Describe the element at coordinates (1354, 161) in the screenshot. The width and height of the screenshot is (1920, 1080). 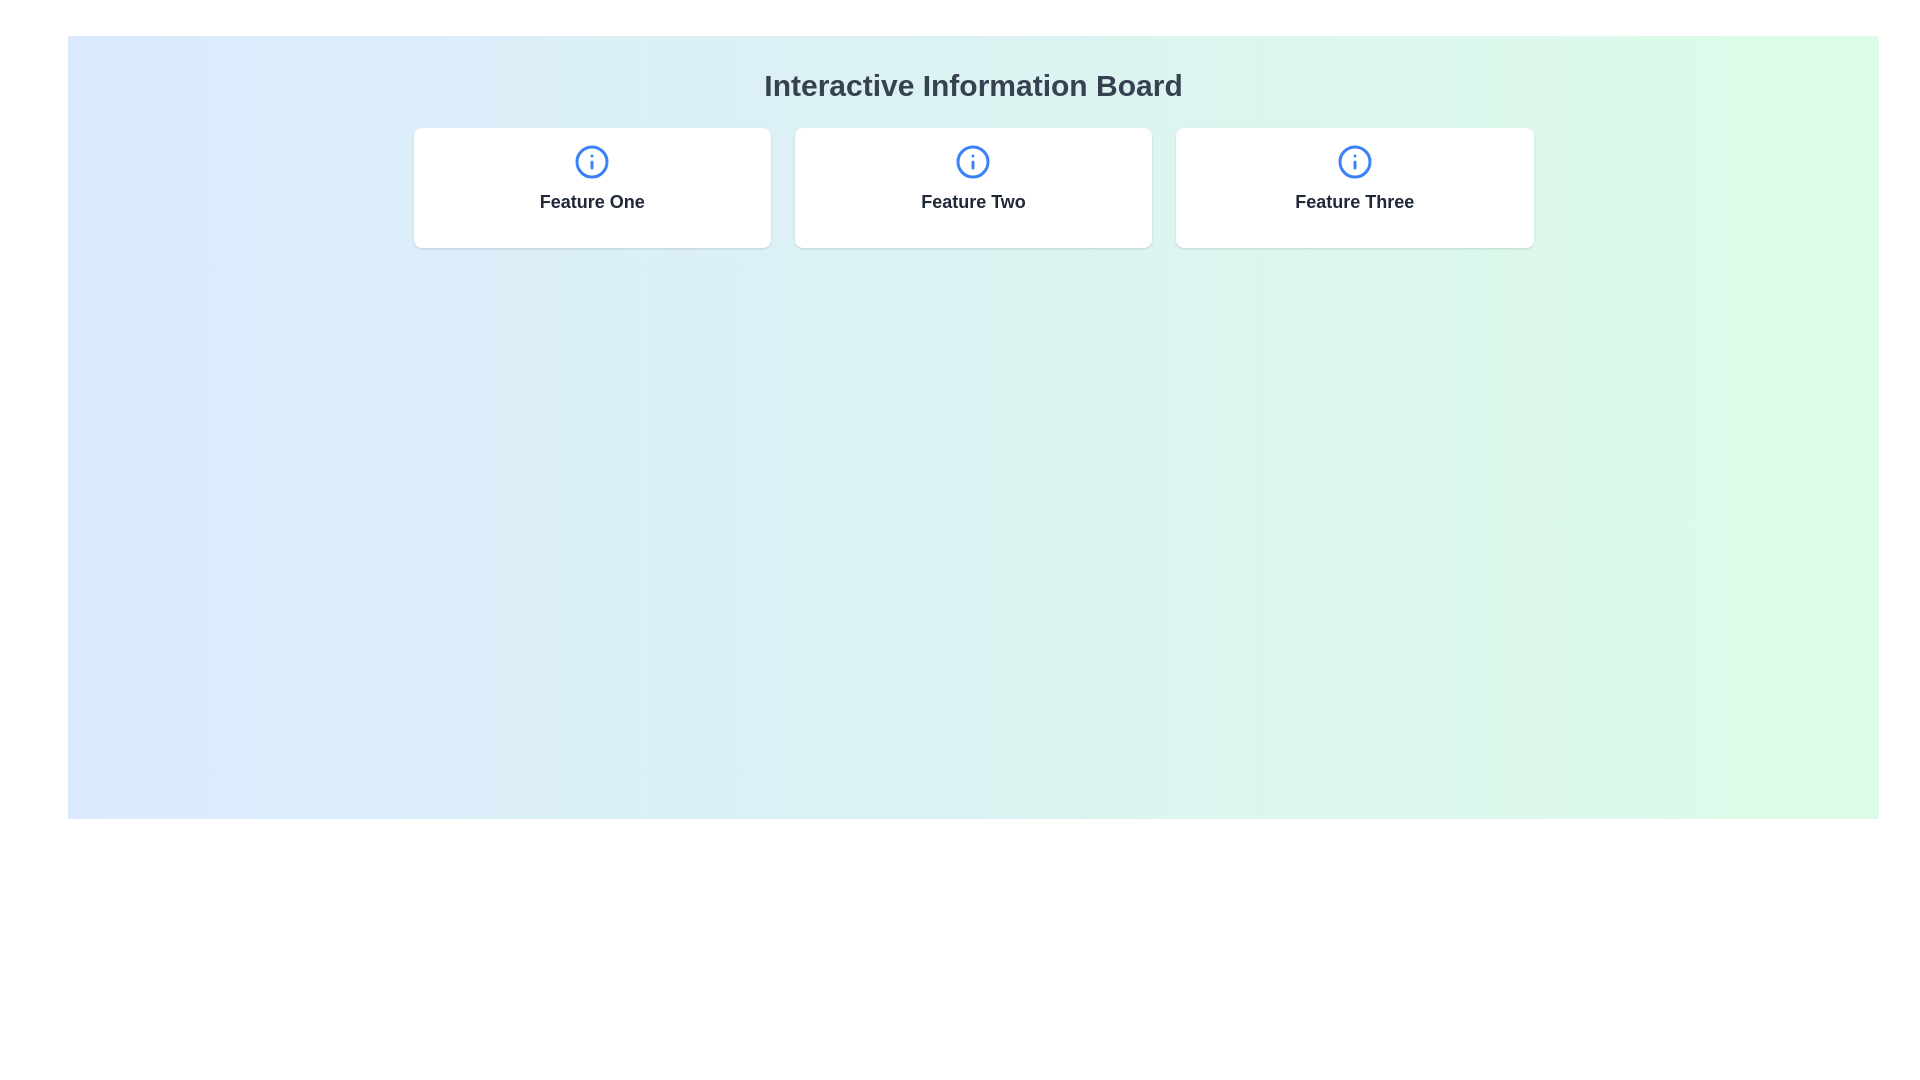
I see `the circular information icon with a blue outline and a centered lowercase 'i' symbol, located above the text 'Feature Three' in the third panel` at that location.